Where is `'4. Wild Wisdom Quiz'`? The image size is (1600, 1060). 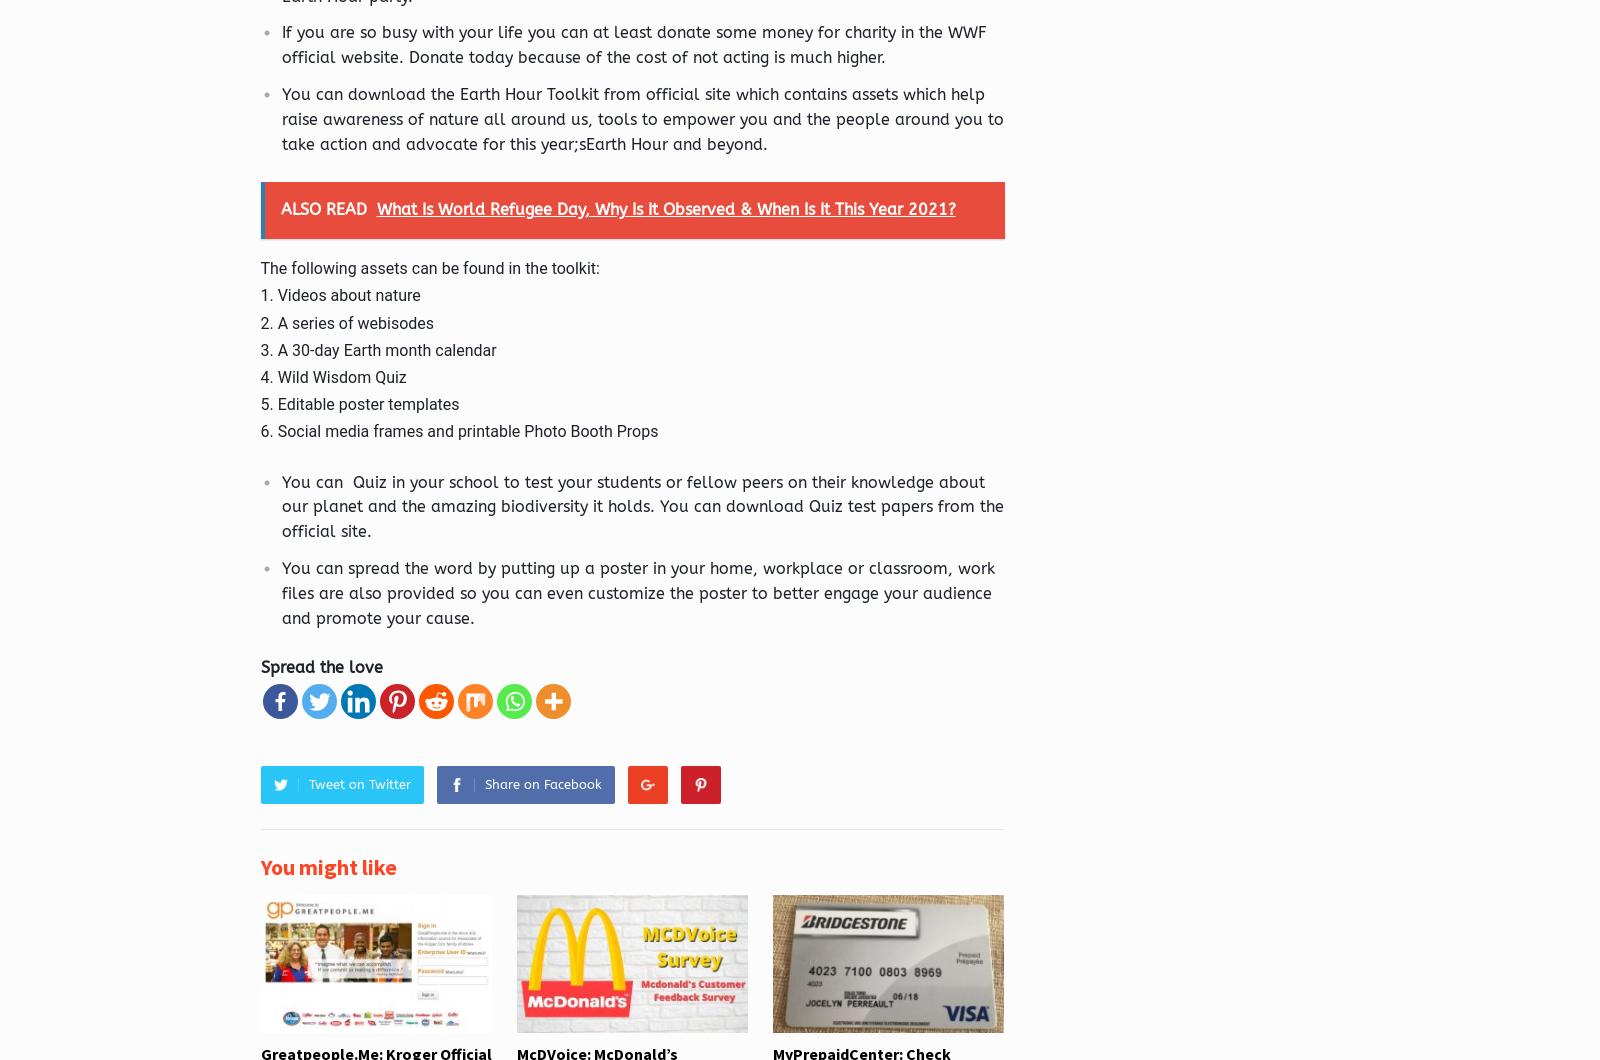
'4. Wild Wisdom Quiz' is located at coordinates (332, 376).